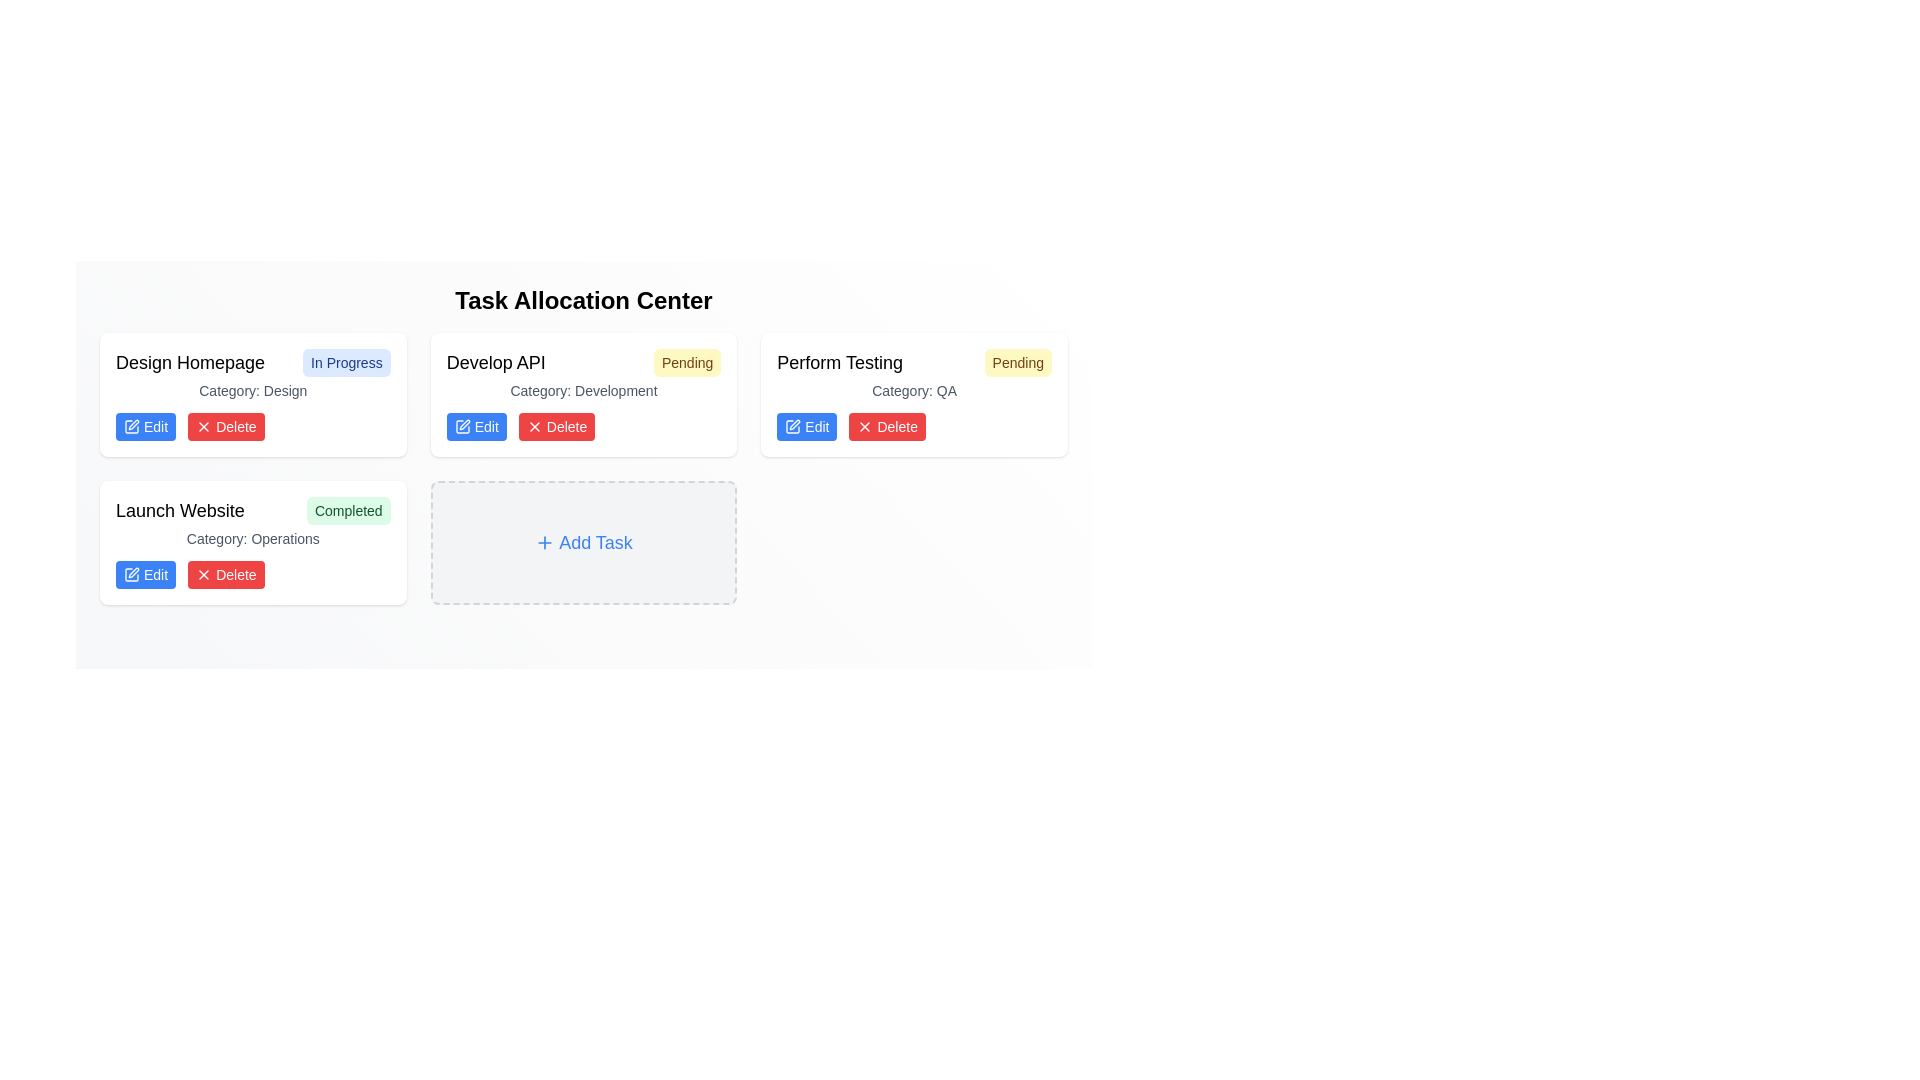 This screenshot has width=1920, height=1080. Describe the element at coordinates (133, 573) in the screenshot. I see `the edit icon embedded in the 'Edit' button located below the 'Launch Website' task card` at that location.